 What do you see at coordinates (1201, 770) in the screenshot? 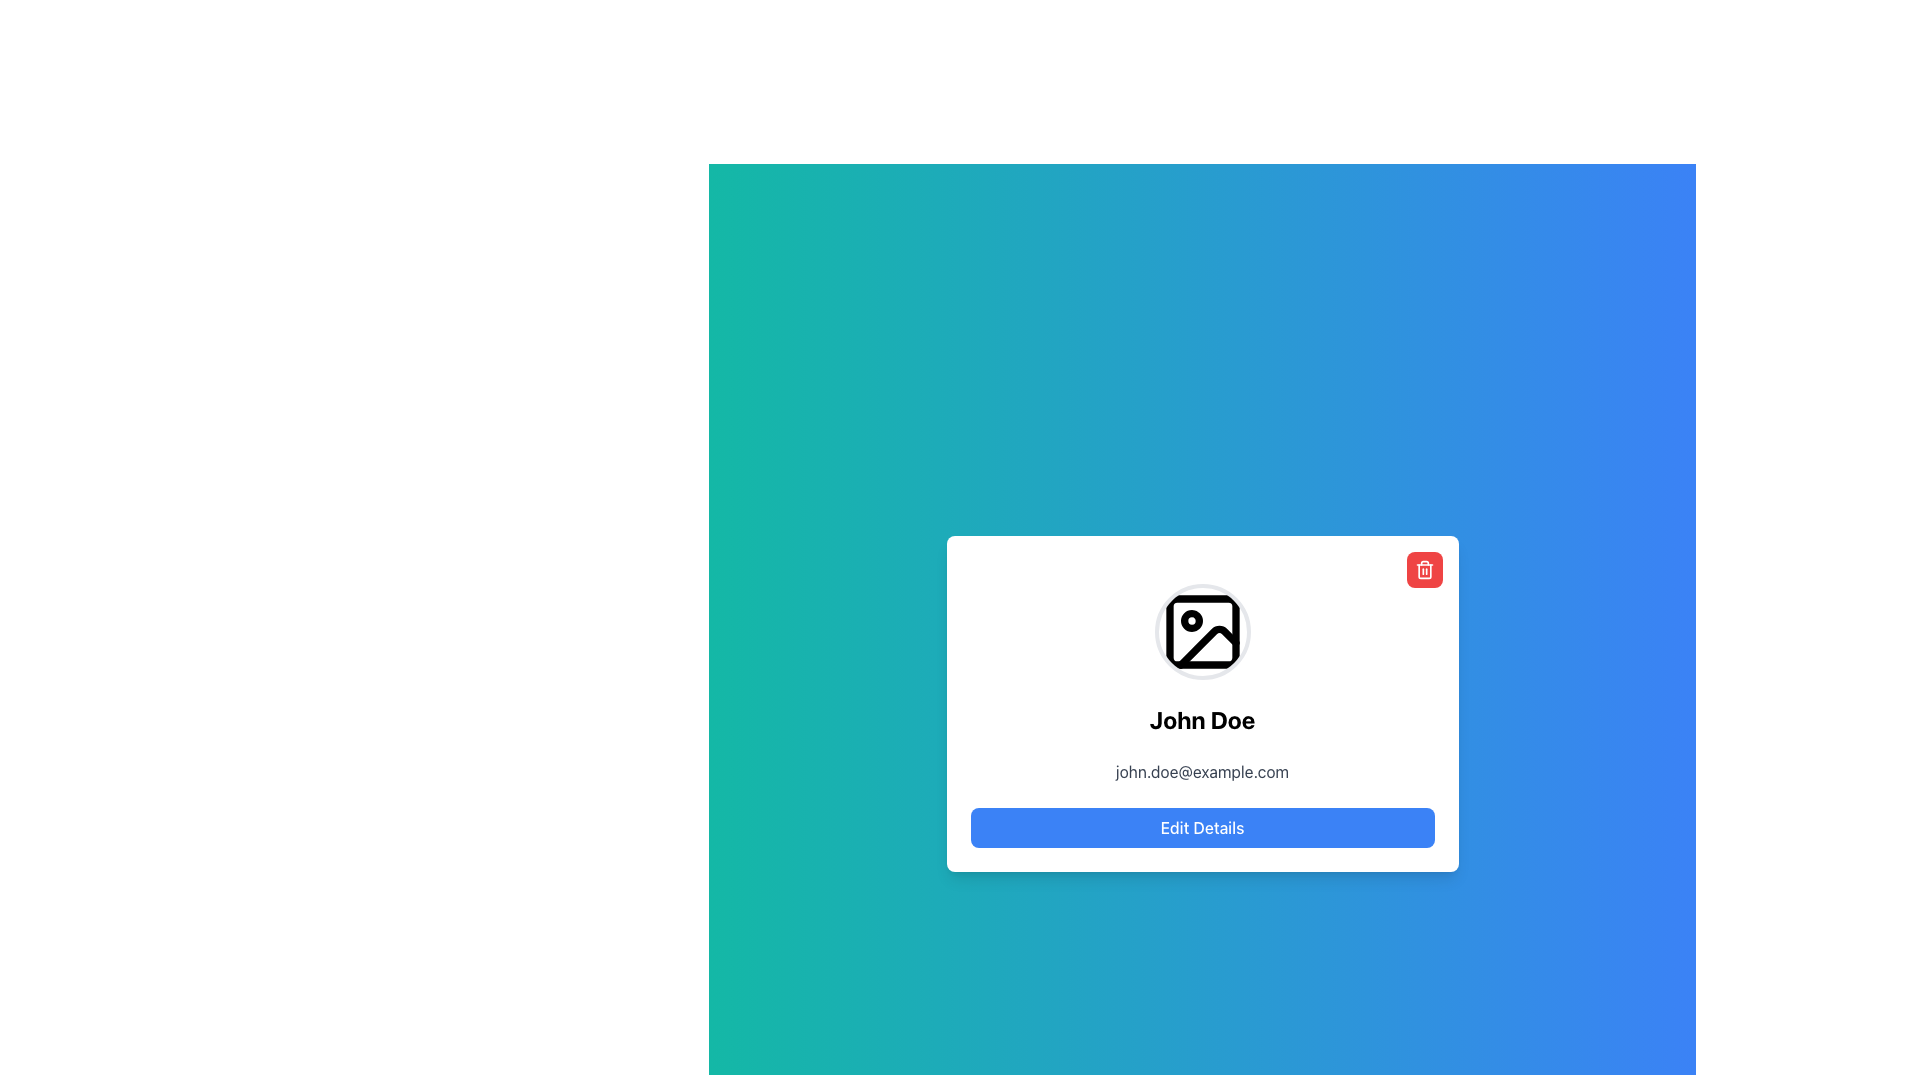
I see `the text label that reads 'john.doe@example.com', which is styled in gray and positioned below the 'John Doe' label within a white card component` at bounding box center [1201, 770].